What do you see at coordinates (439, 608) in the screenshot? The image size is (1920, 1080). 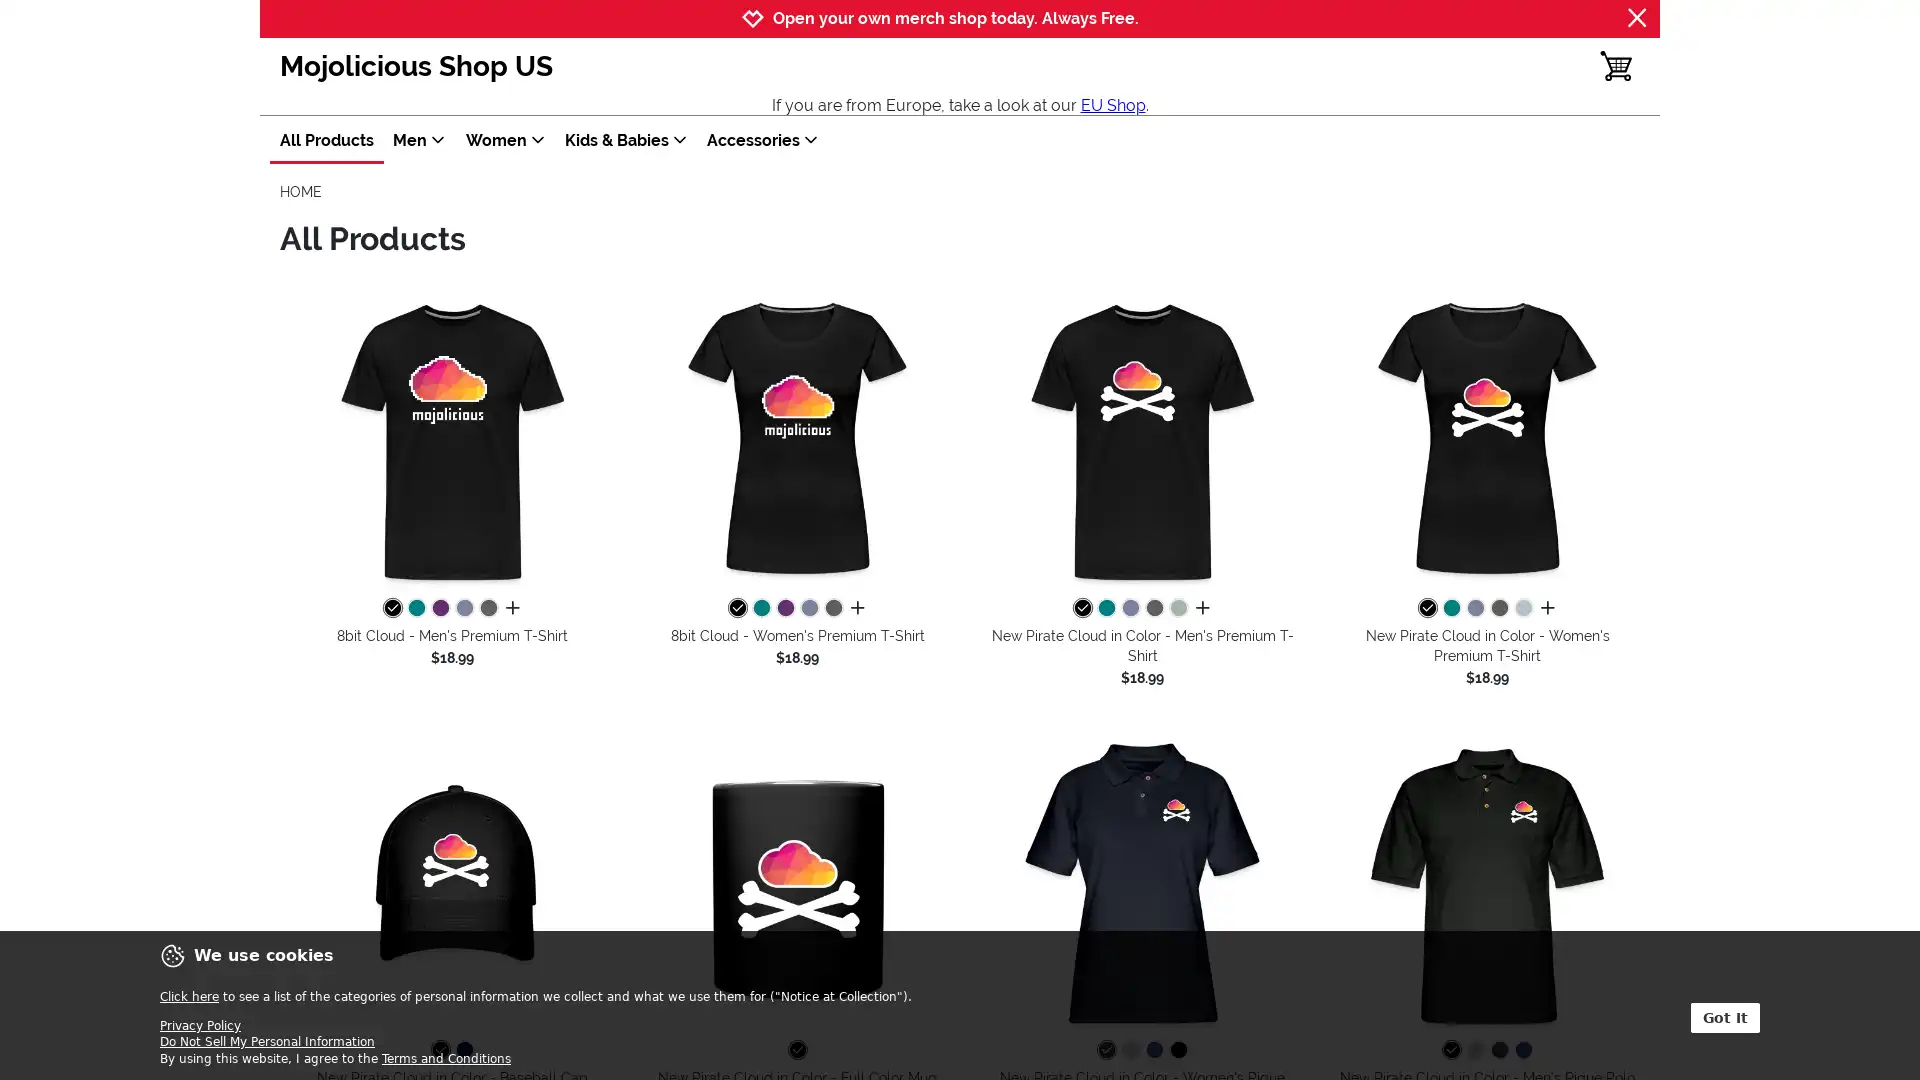 I see `purple` at bounding box center [439, 608].